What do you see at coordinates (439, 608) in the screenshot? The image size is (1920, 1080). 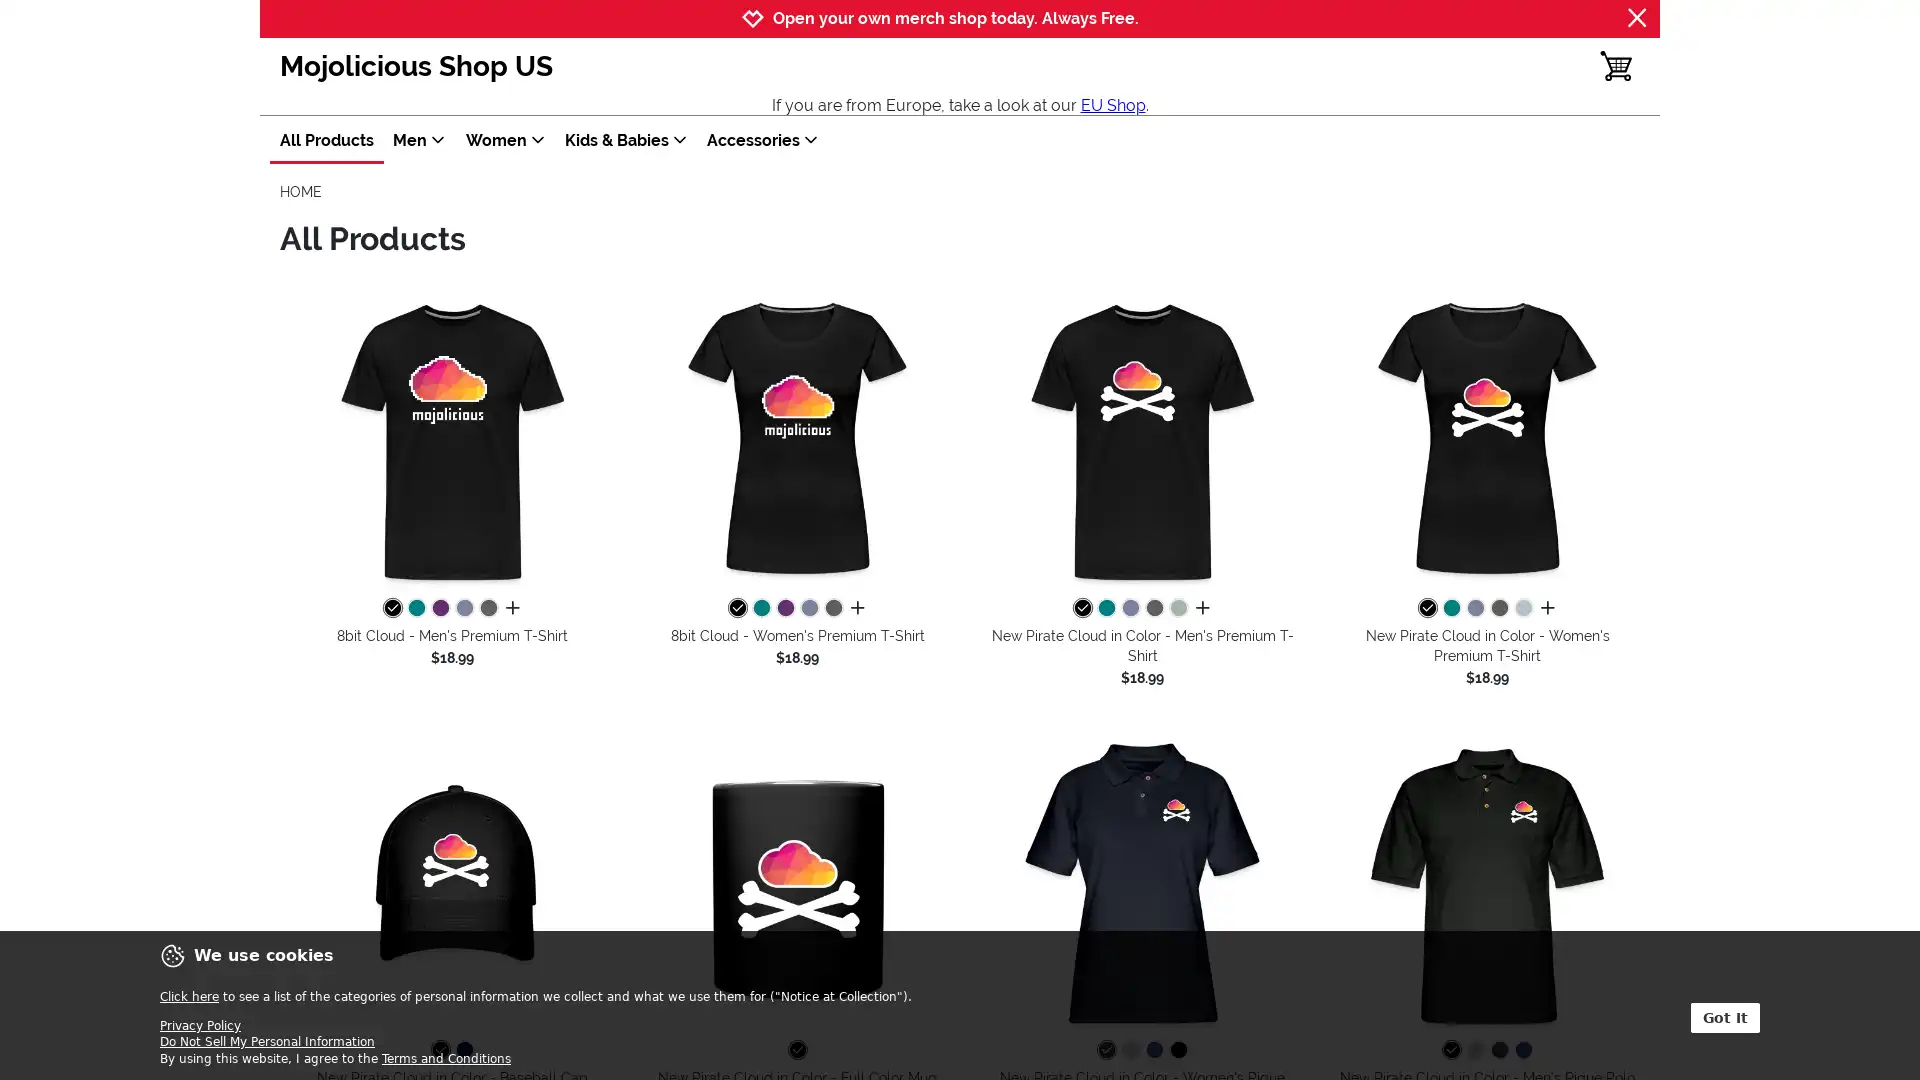 I see `purple` at bounding box center [439, 608].